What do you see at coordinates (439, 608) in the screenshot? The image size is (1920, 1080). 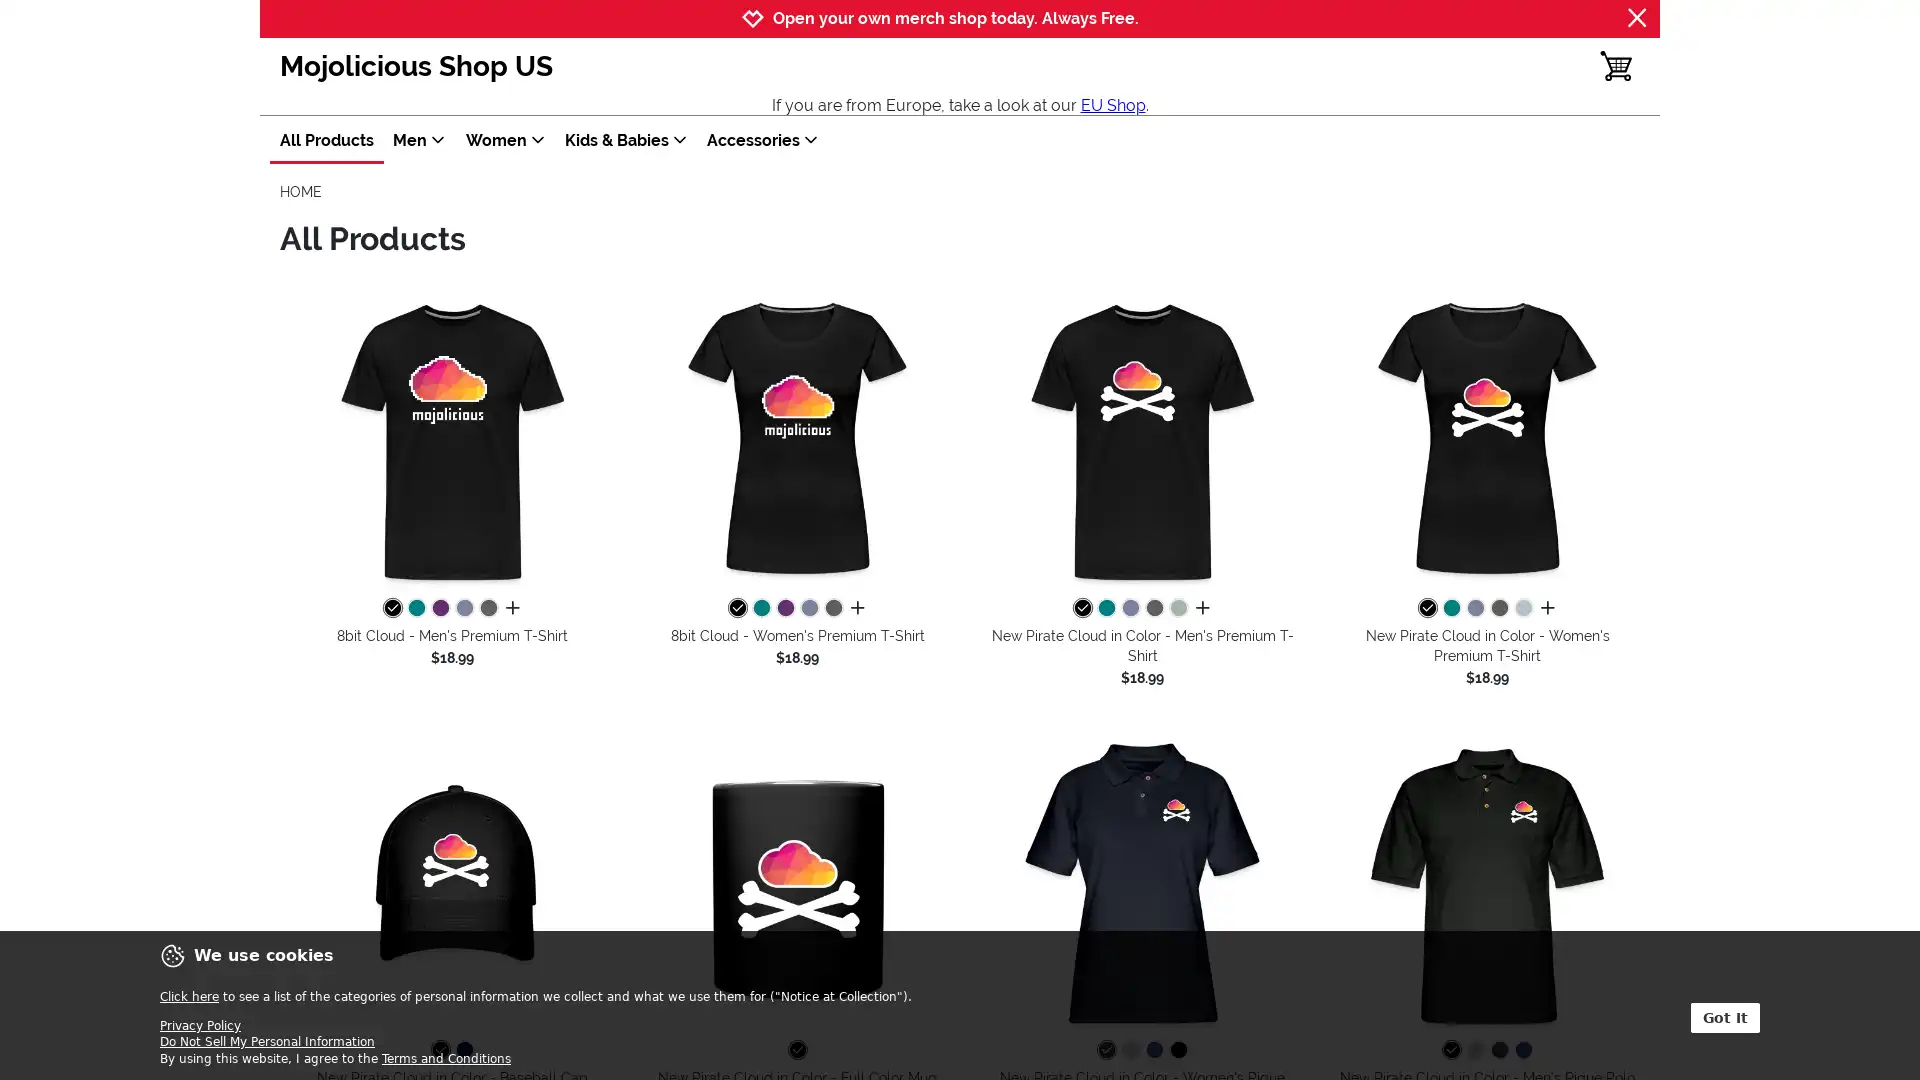 I see `purple` at bounding box center [439, 608].